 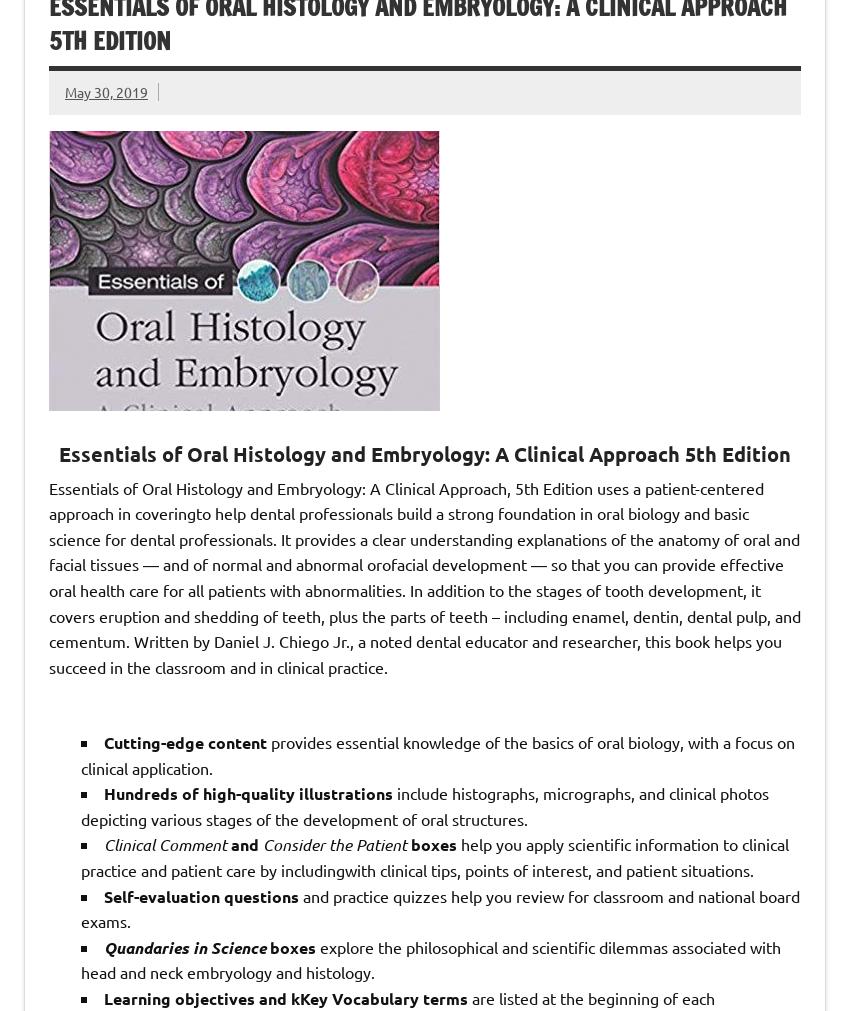 I want to click on 'and practice quizzes help you review for classroom and national board exams.', so click(x=439, y=907).